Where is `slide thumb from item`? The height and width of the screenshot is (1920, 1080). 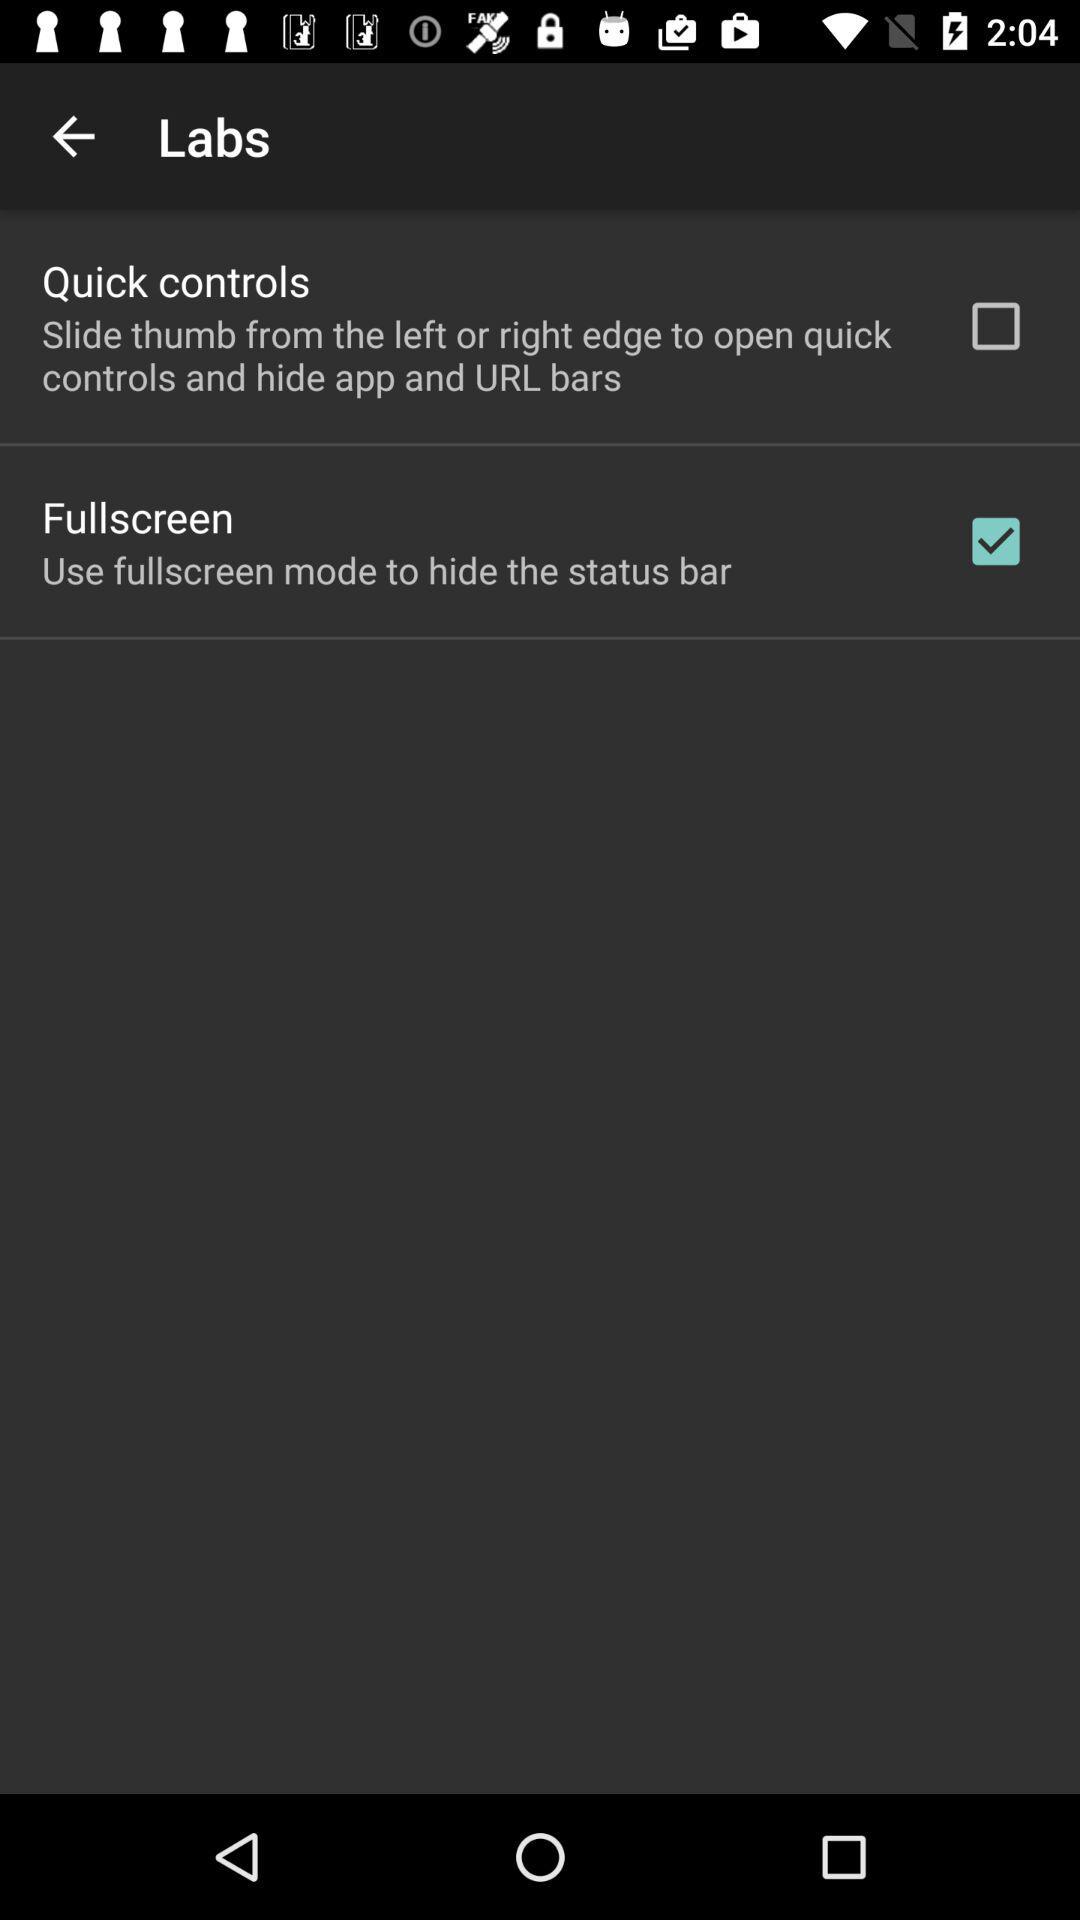 slide thumb from item is located at coordinates (477, 355).